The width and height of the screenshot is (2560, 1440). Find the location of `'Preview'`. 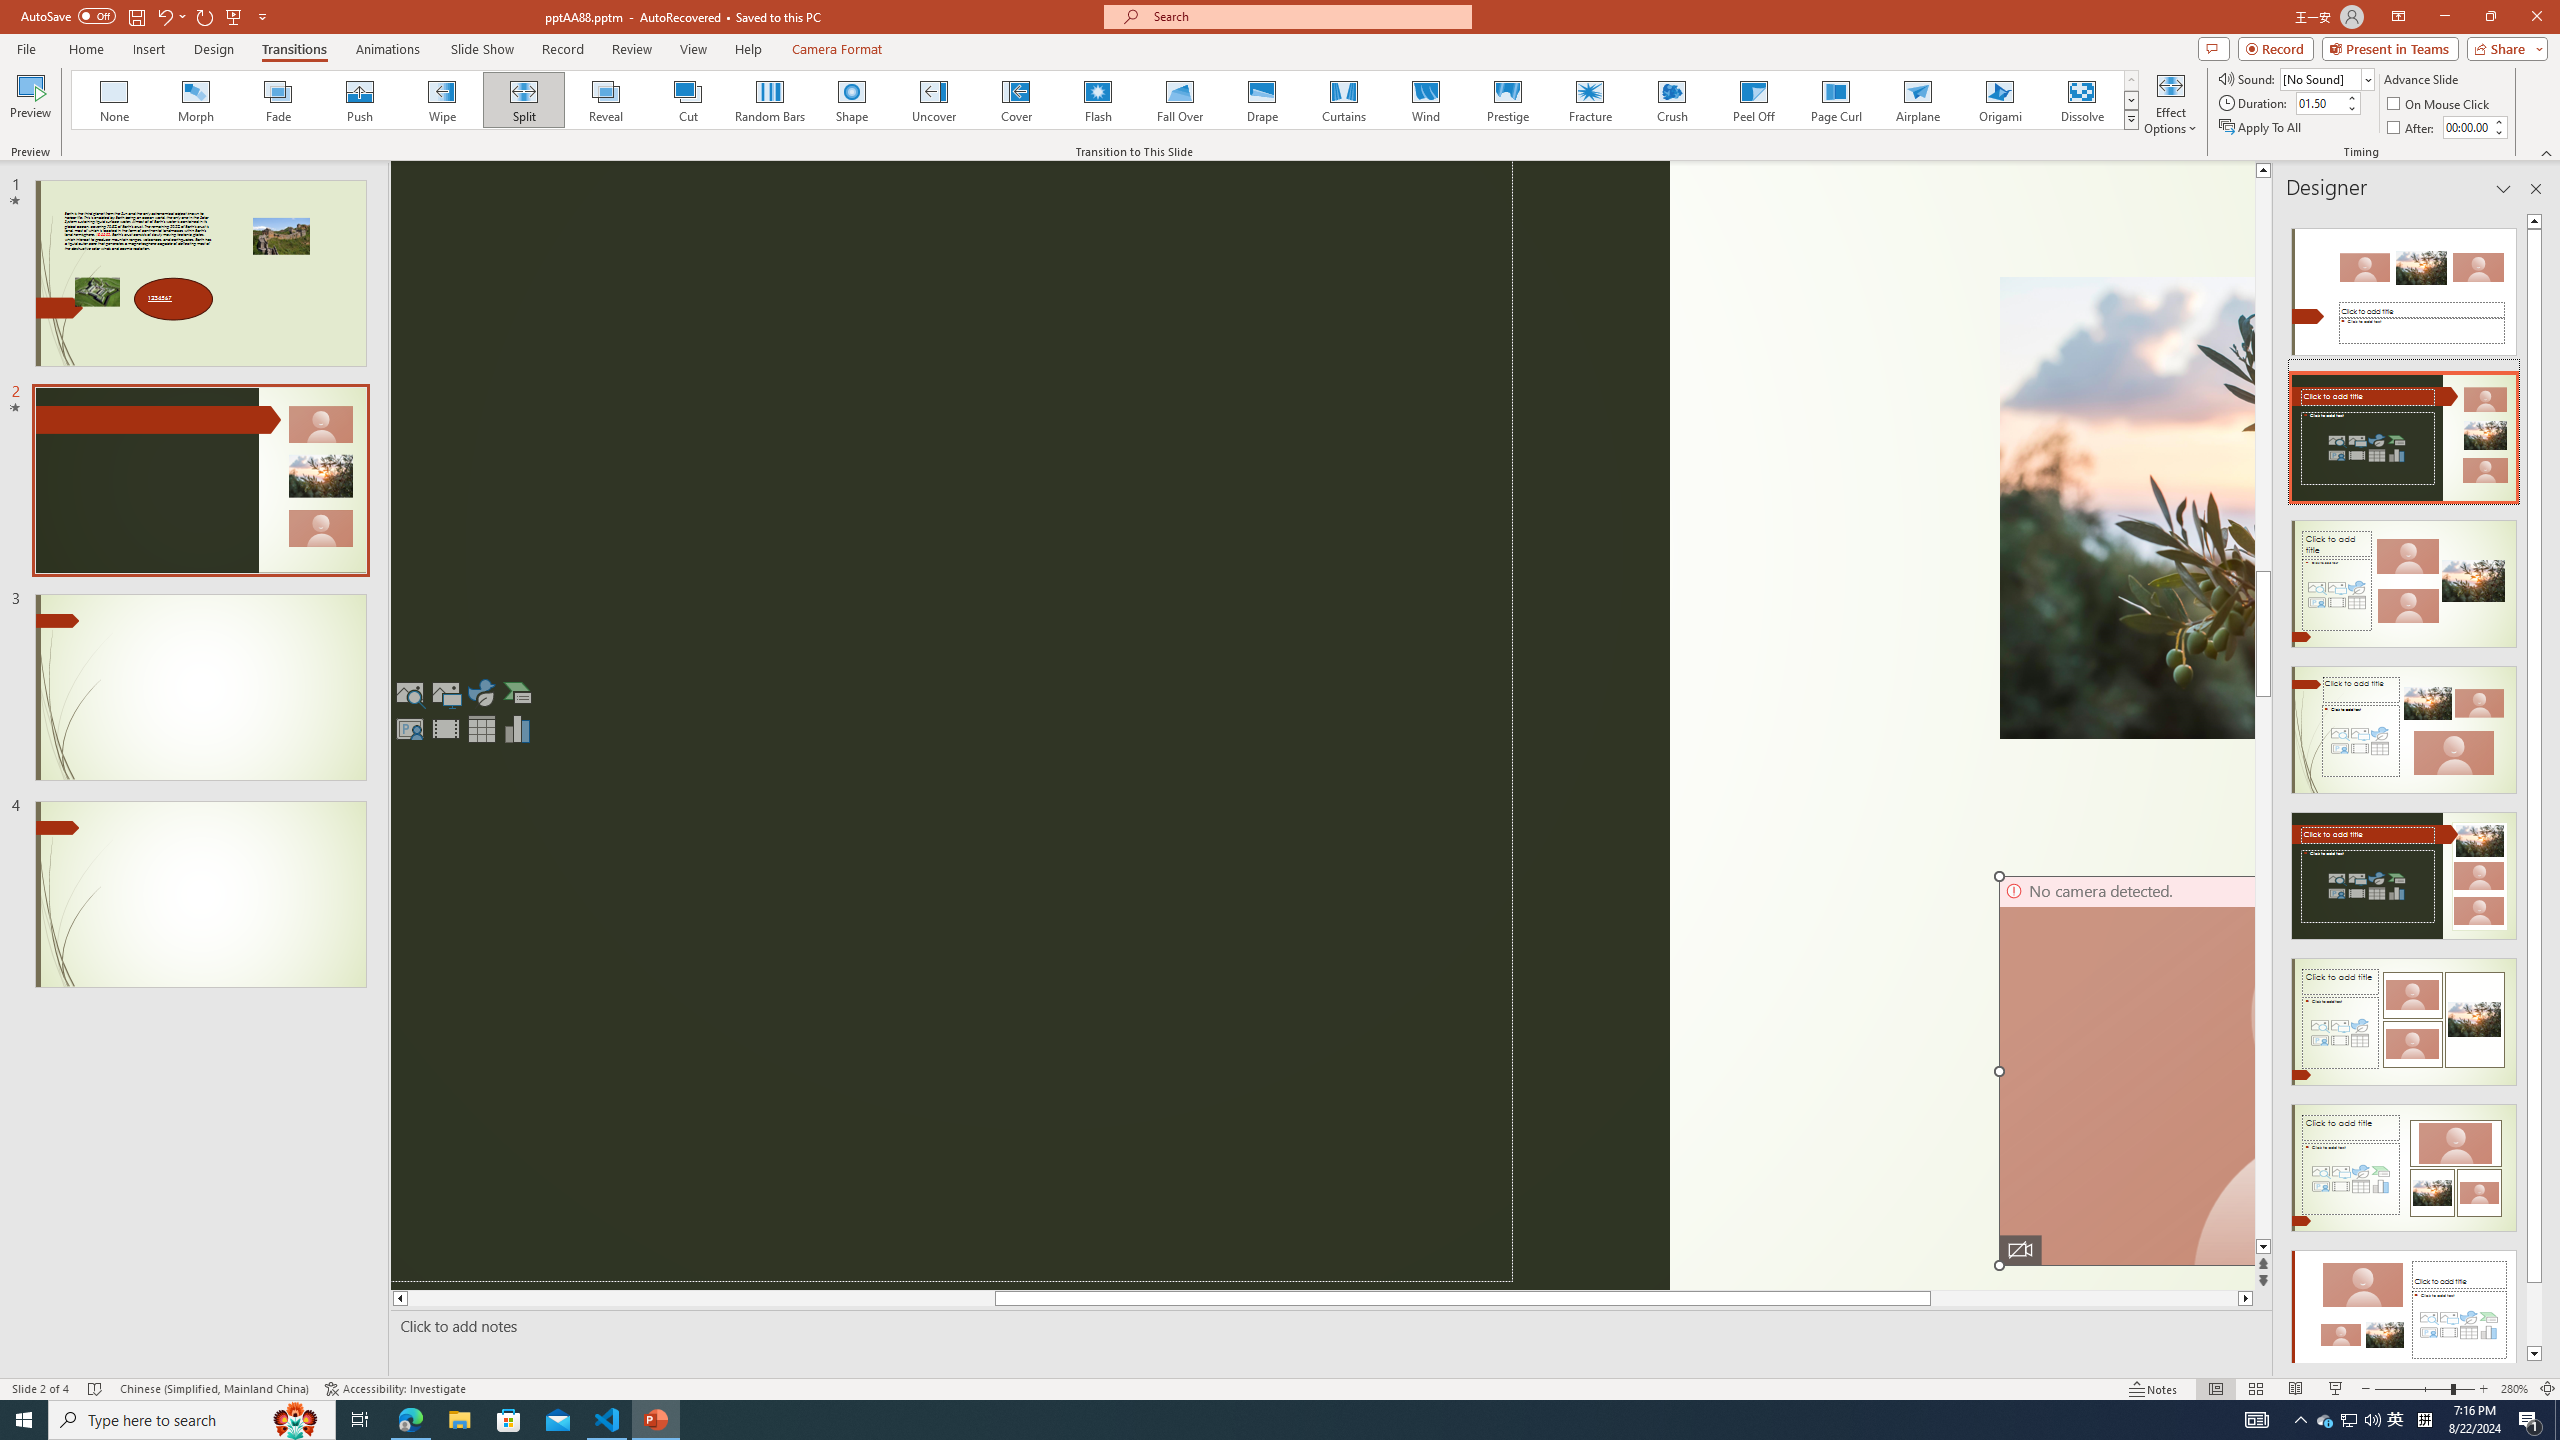

'Preview' is located at coordinates (29, 103).